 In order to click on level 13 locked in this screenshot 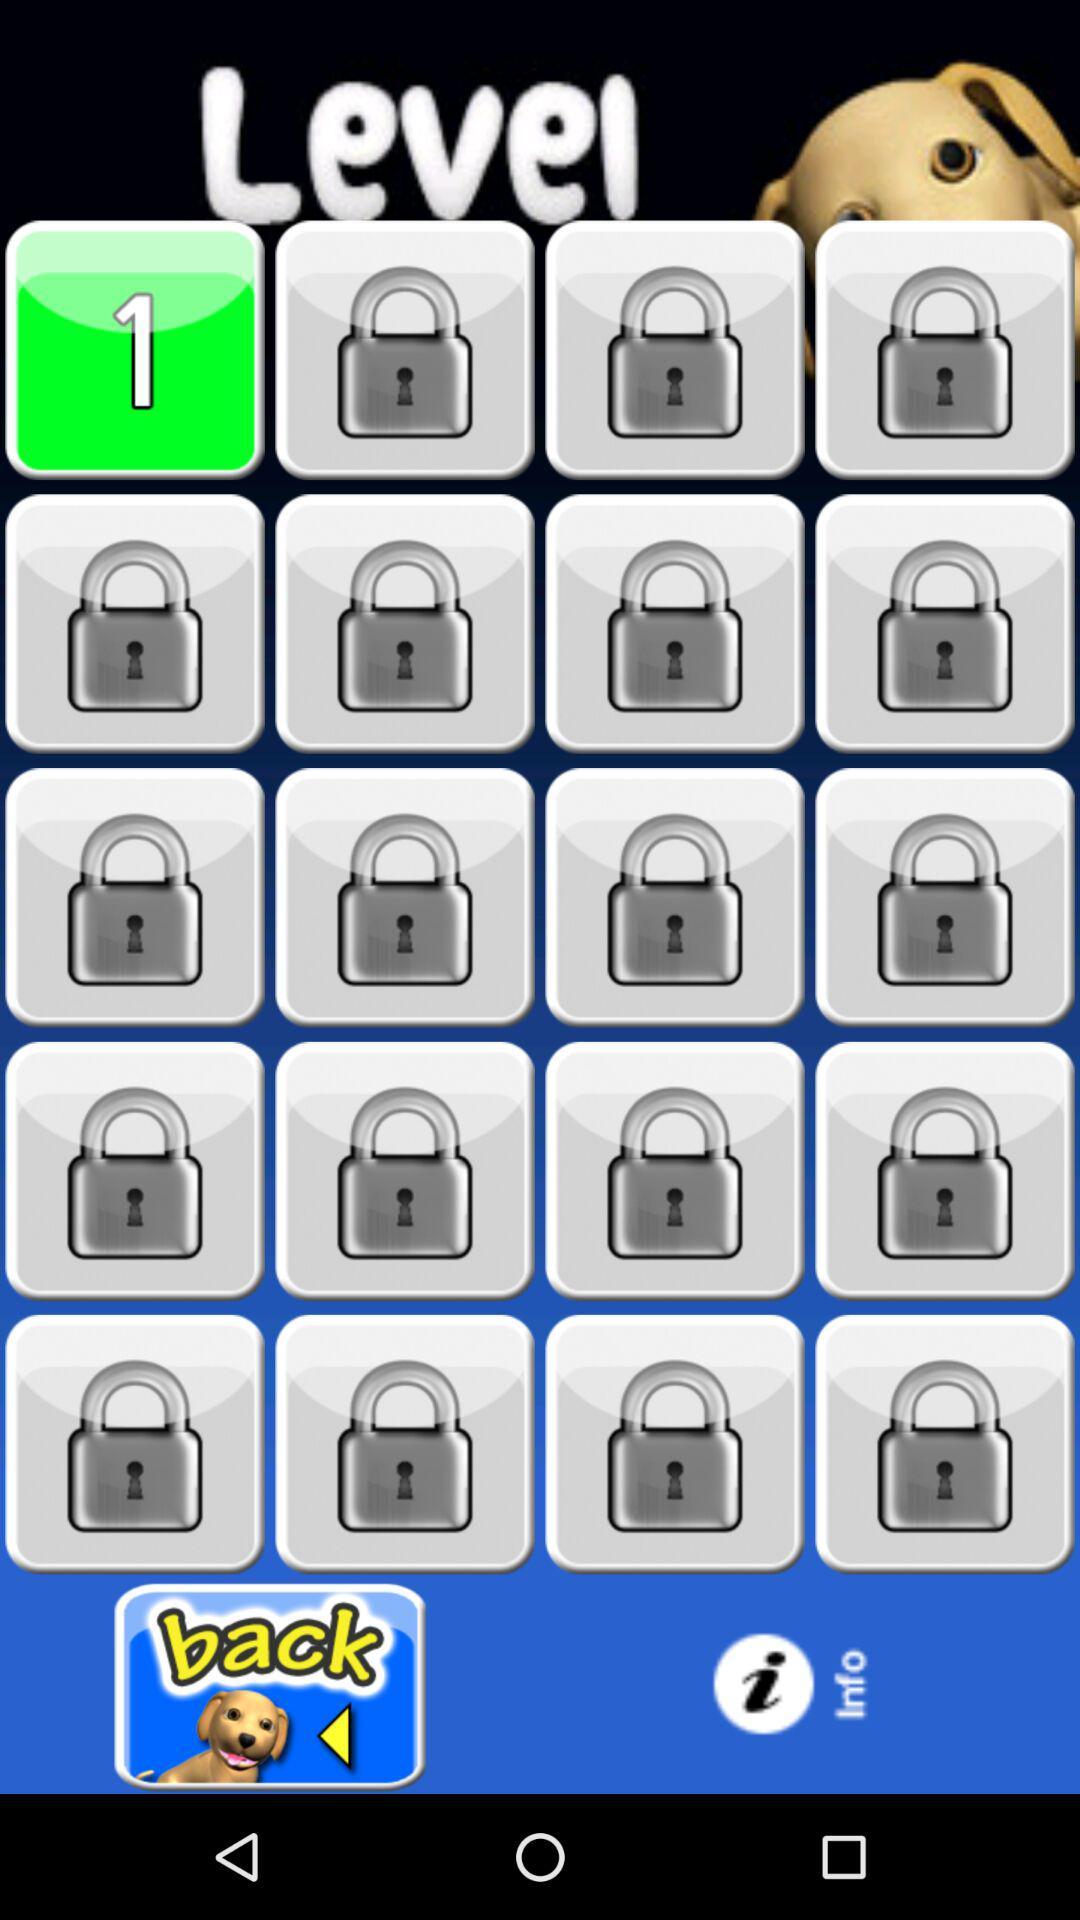, I will do `click(135, 1171)`.